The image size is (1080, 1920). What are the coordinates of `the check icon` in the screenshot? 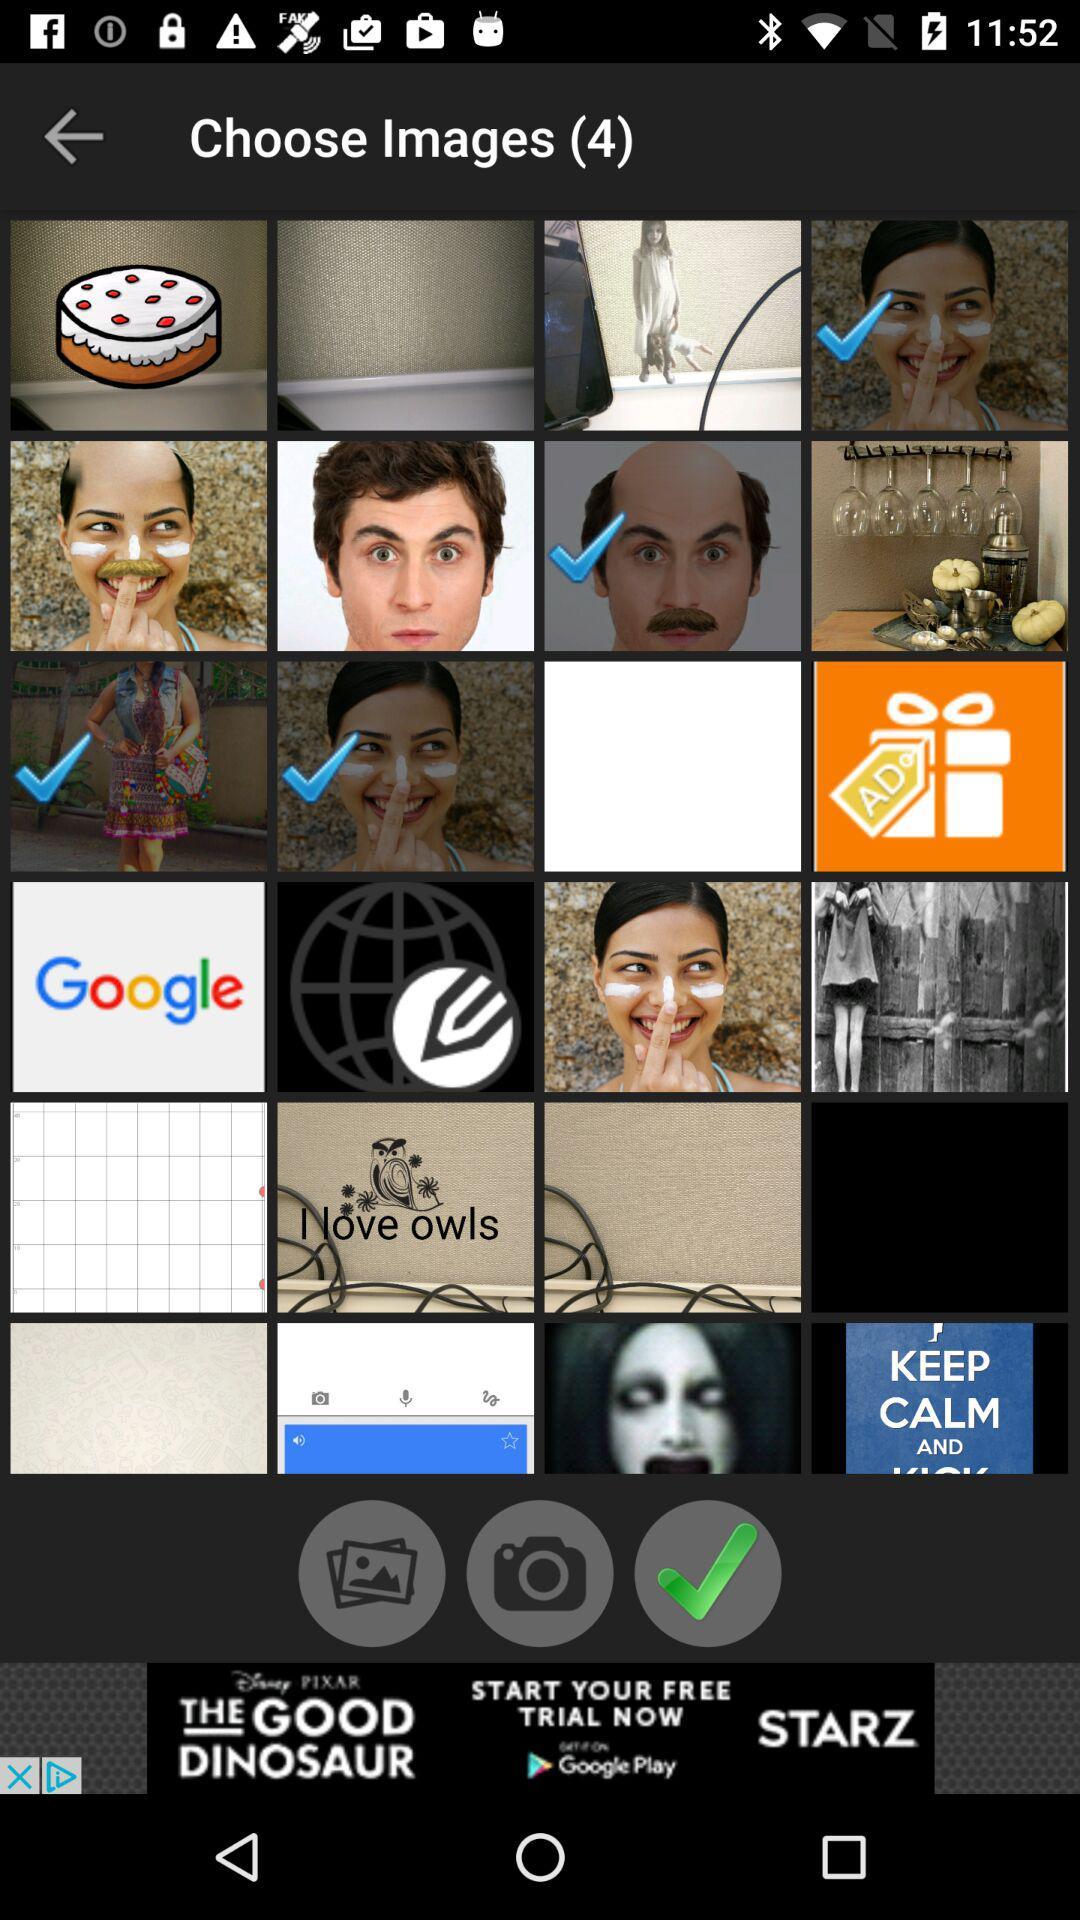 It's located at (707, 1572).